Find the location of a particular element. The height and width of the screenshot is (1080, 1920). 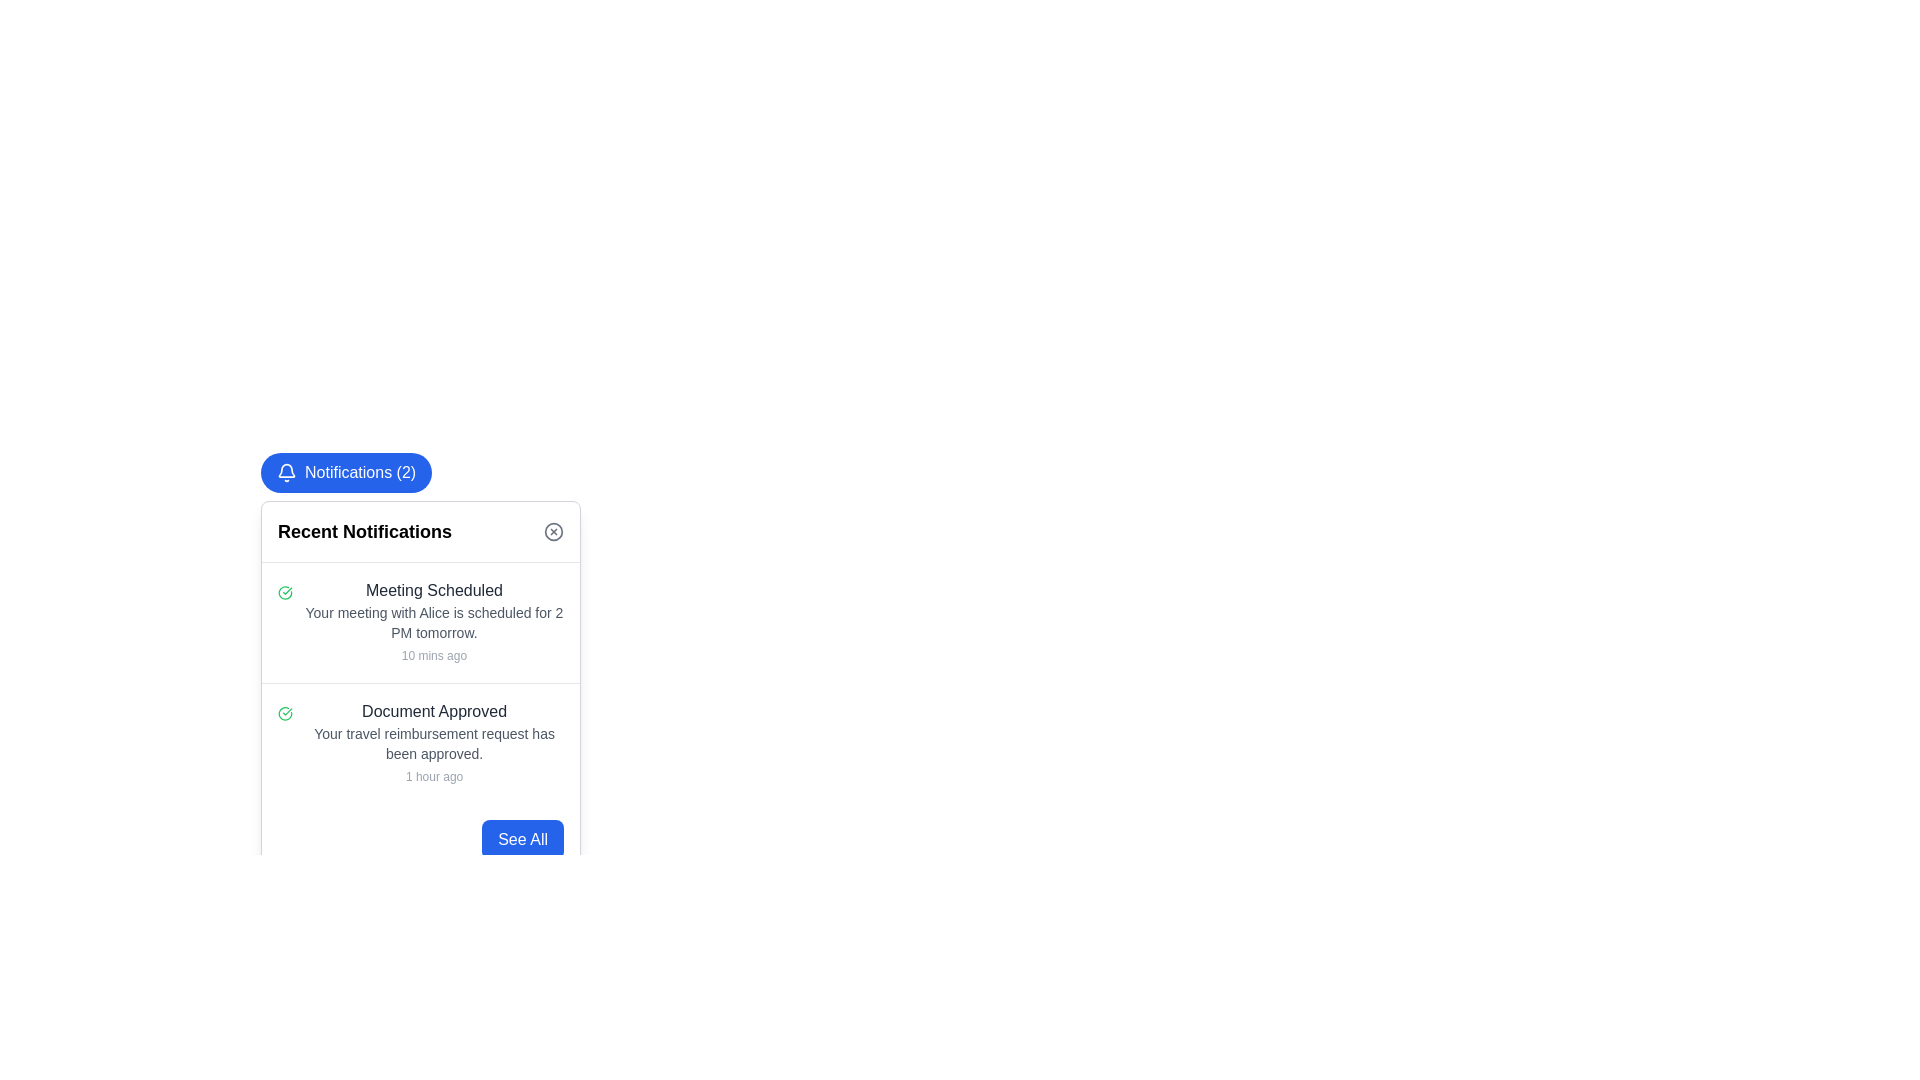

the timestamp text label within the 'Document Approved' notification card, which is located below the message body text and is the last element in the card is located at coordinates (433, 775).